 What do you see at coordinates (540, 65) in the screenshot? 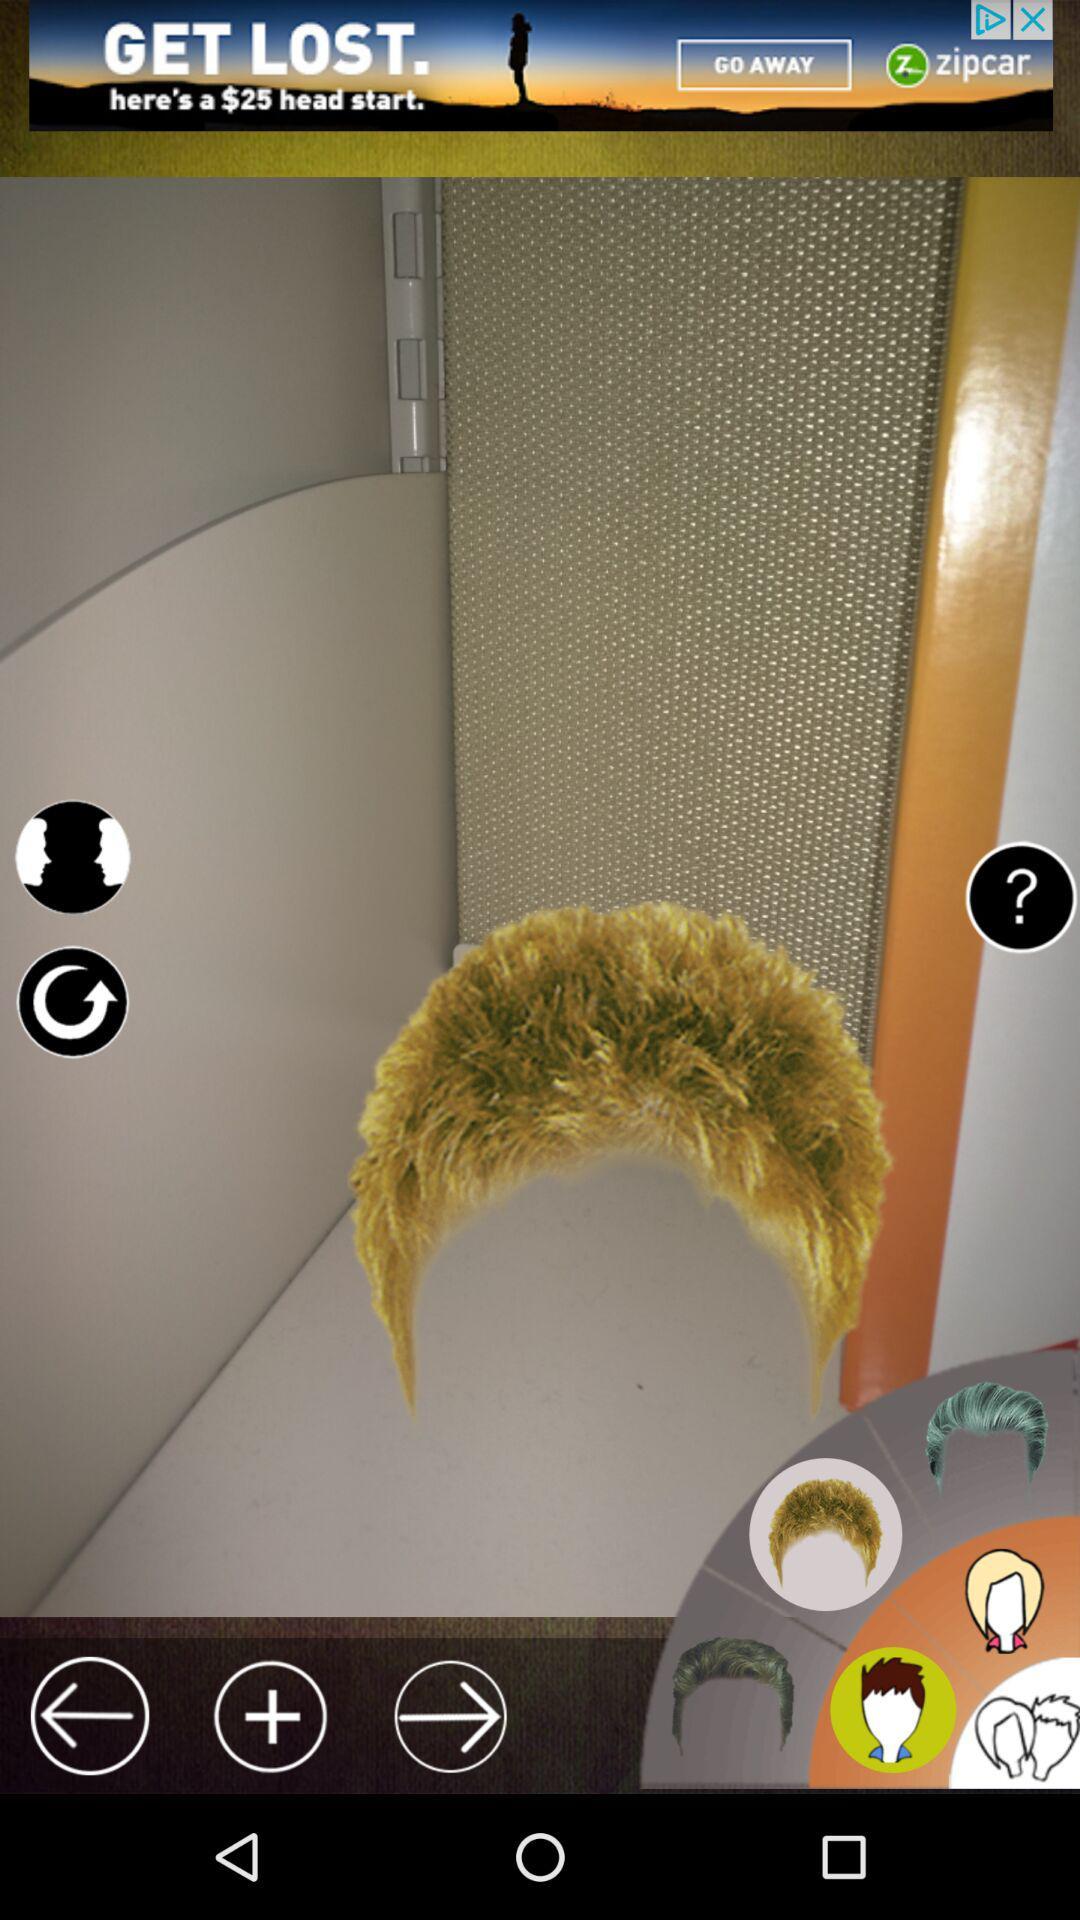
I see `the adversitement` at bounding box center [540, 65].